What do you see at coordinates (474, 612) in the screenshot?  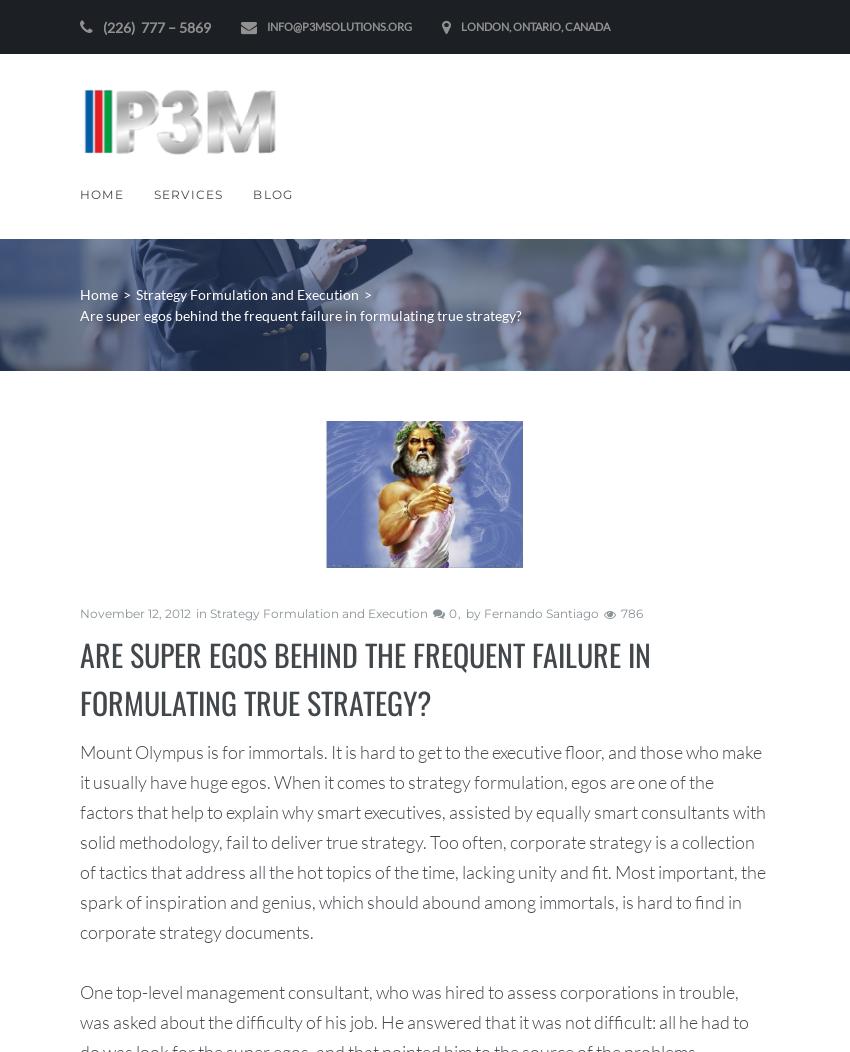 I see `'by'` at bounding box center [474, 612].